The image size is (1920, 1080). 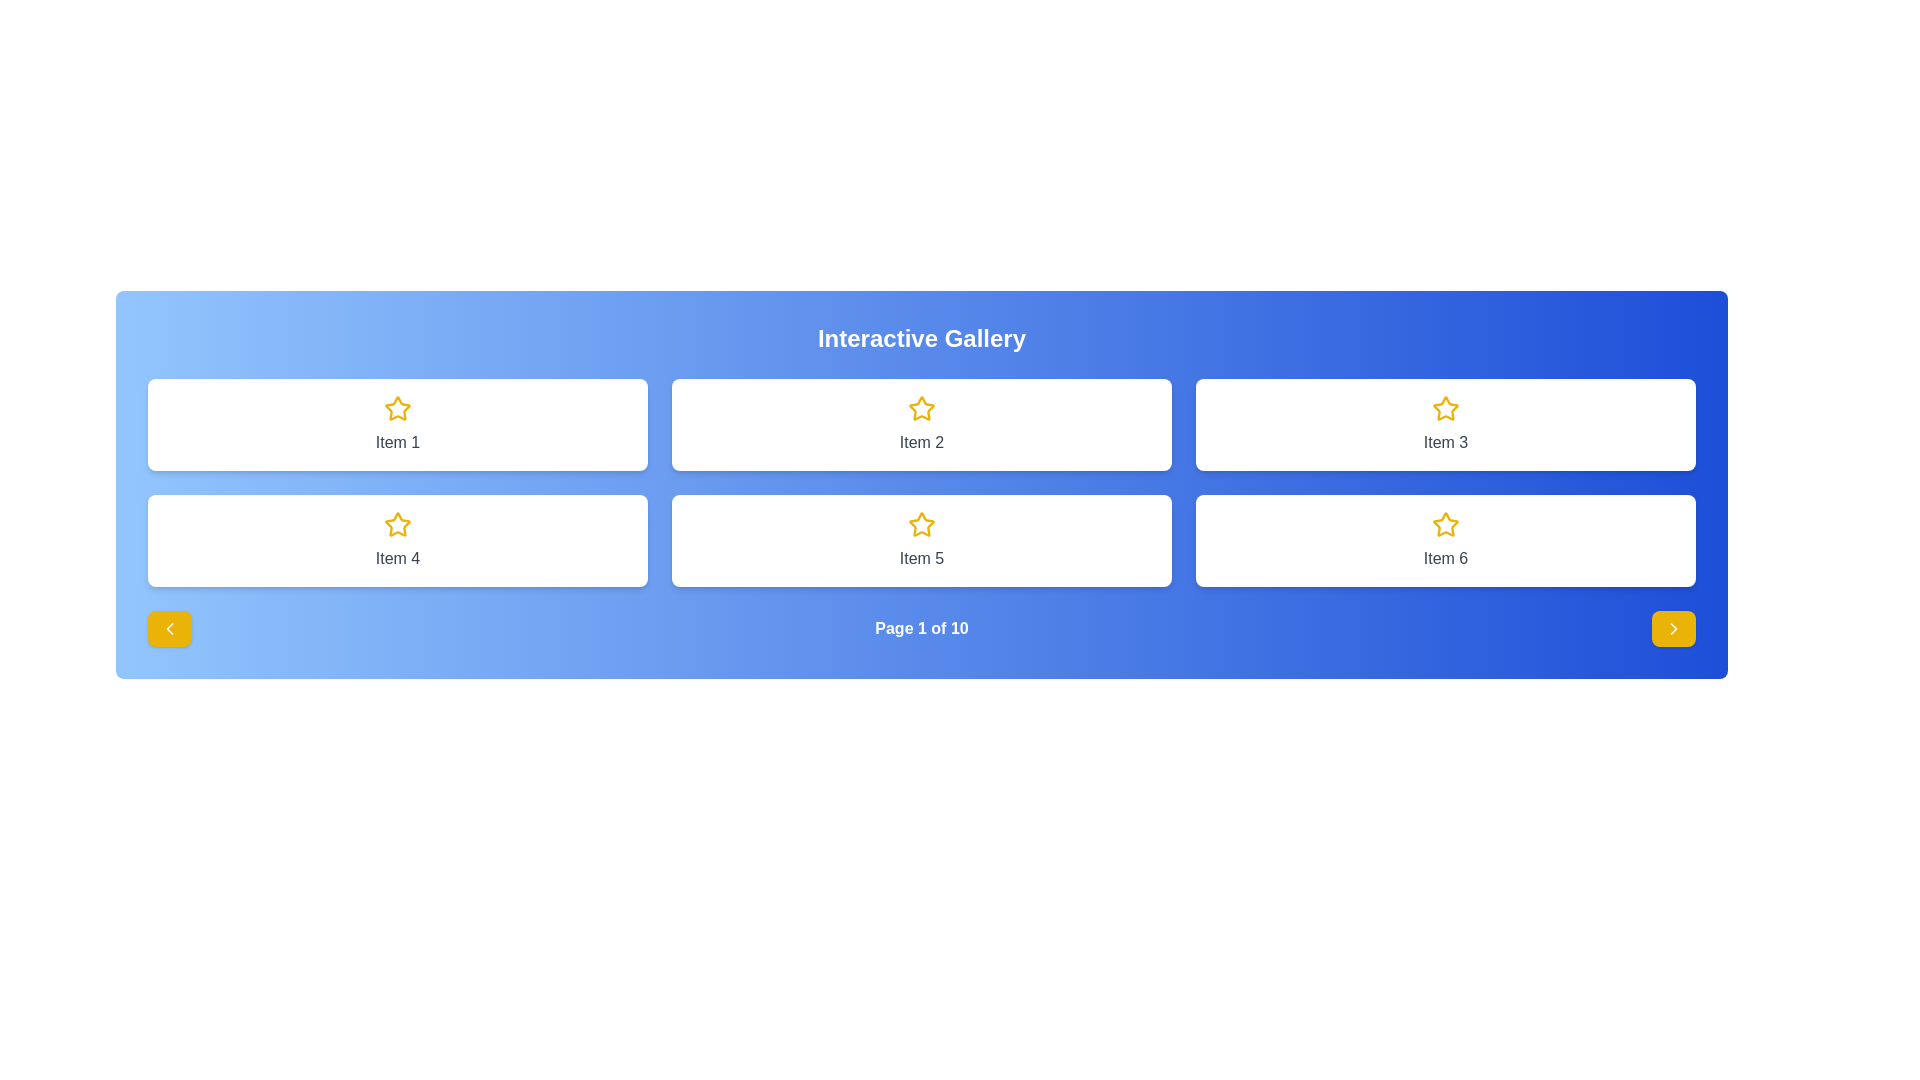 I want to click on the navigation button located in the bottom-right corner of the navigation bar, which allows users to navigate to the next page in a gallery, so click(x=1674, y=627).